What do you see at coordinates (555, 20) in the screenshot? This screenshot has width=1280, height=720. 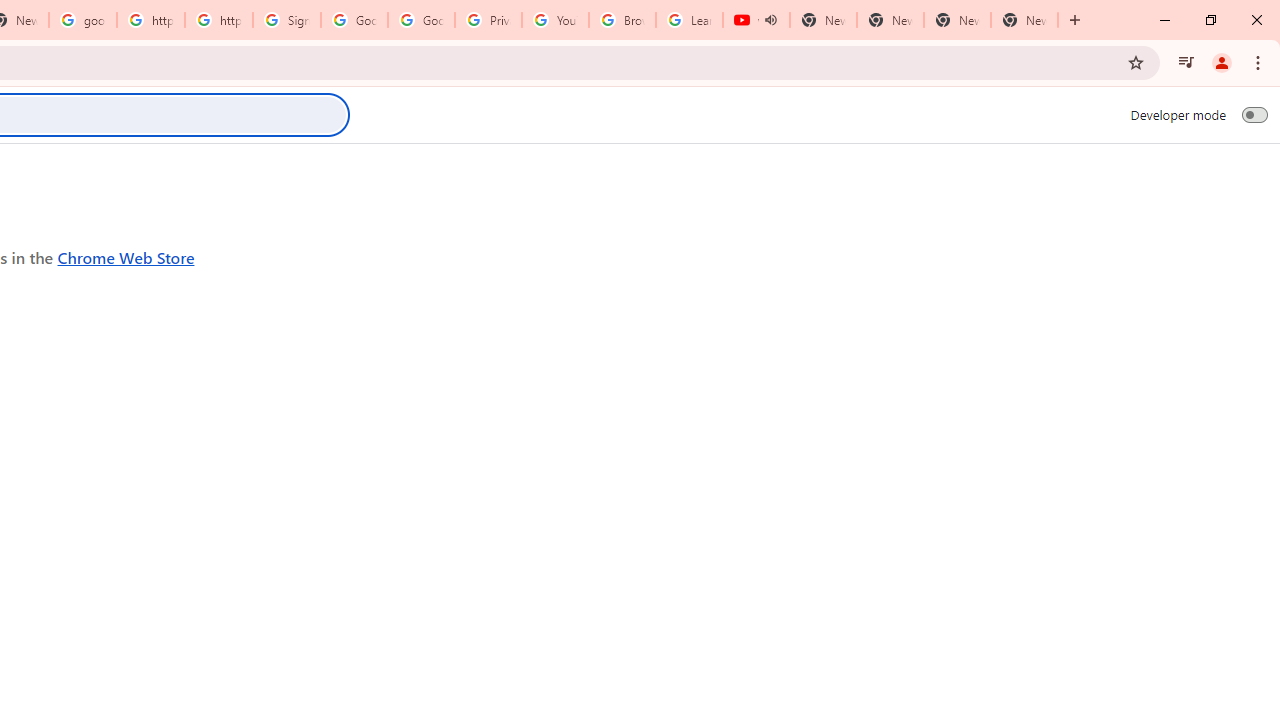 I see `'YouTube'` at bounding box center [555, 20].